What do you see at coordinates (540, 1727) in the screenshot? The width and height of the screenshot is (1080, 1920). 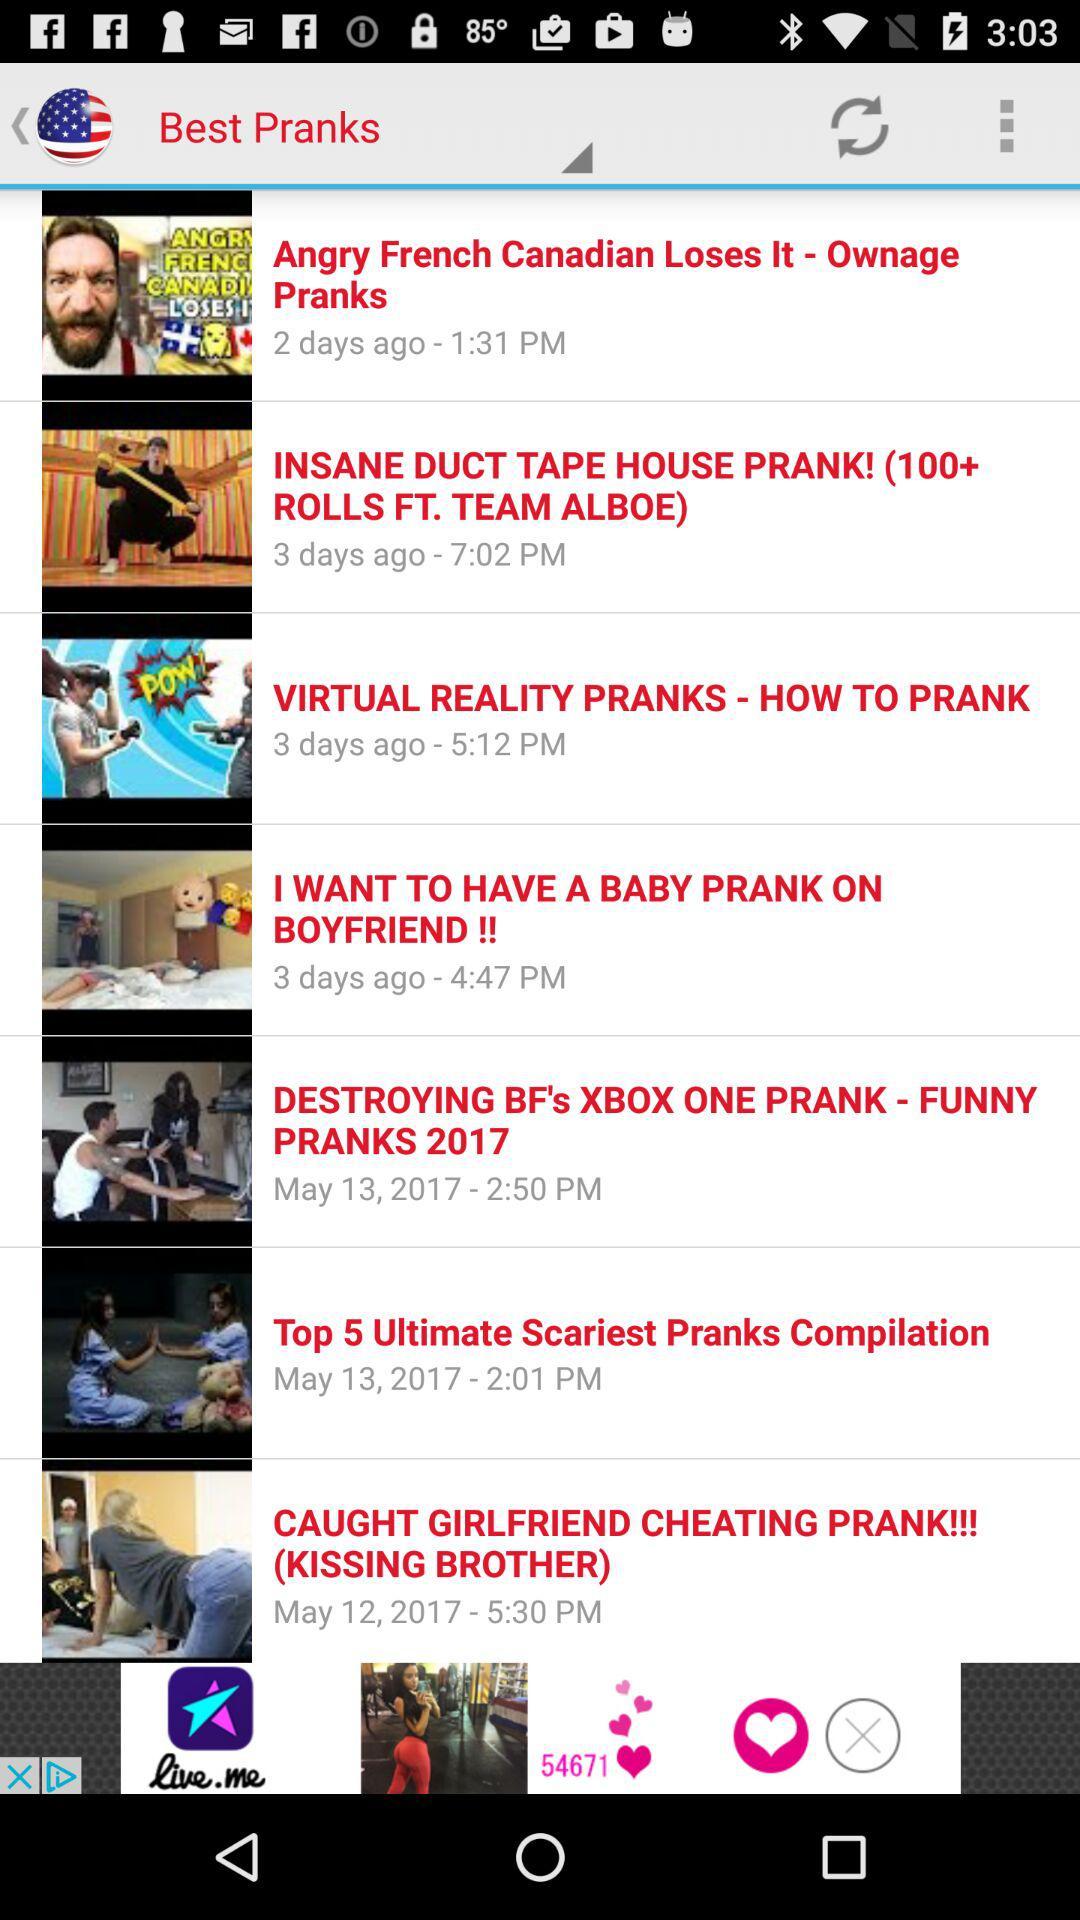 I see `open advertisement` at bounding box center [540, 1727].